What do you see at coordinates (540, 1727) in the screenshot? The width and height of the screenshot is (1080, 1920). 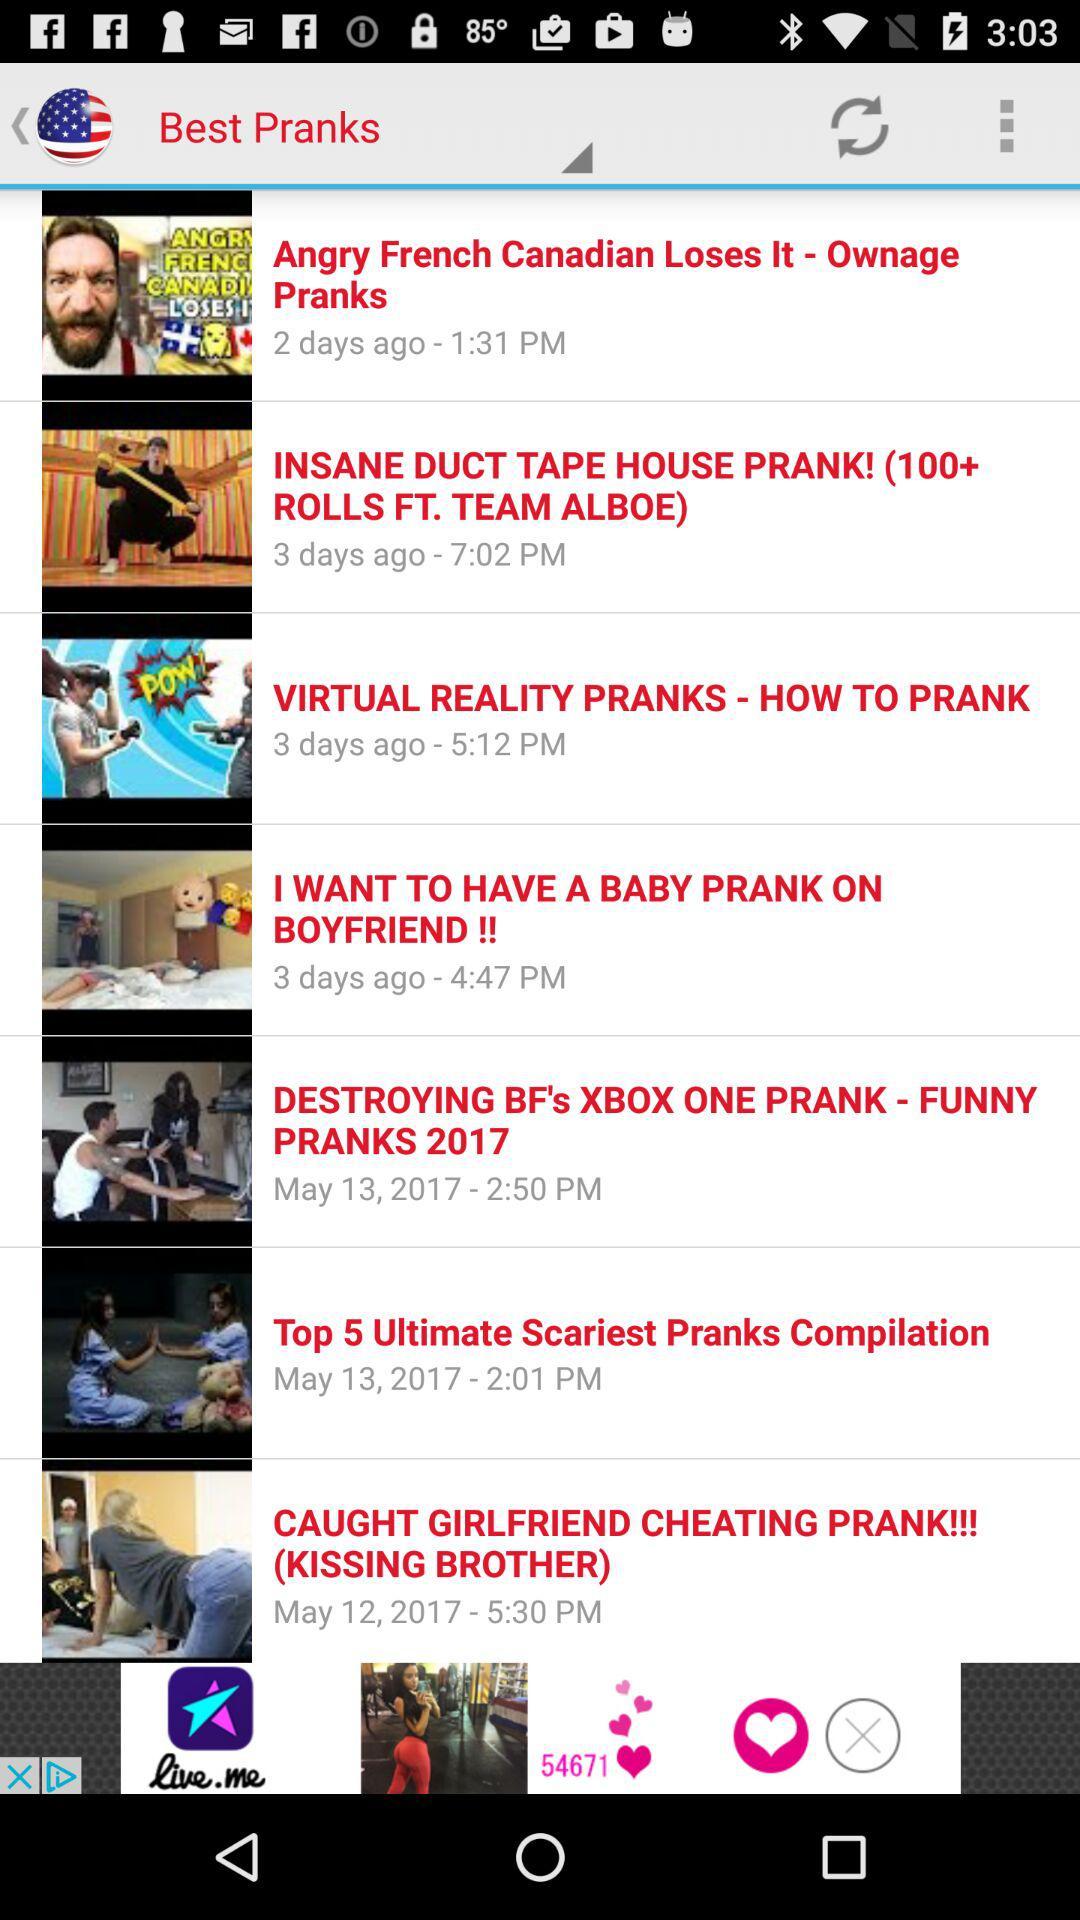 I see `open advertisement` at bounding box center [540, 1727].